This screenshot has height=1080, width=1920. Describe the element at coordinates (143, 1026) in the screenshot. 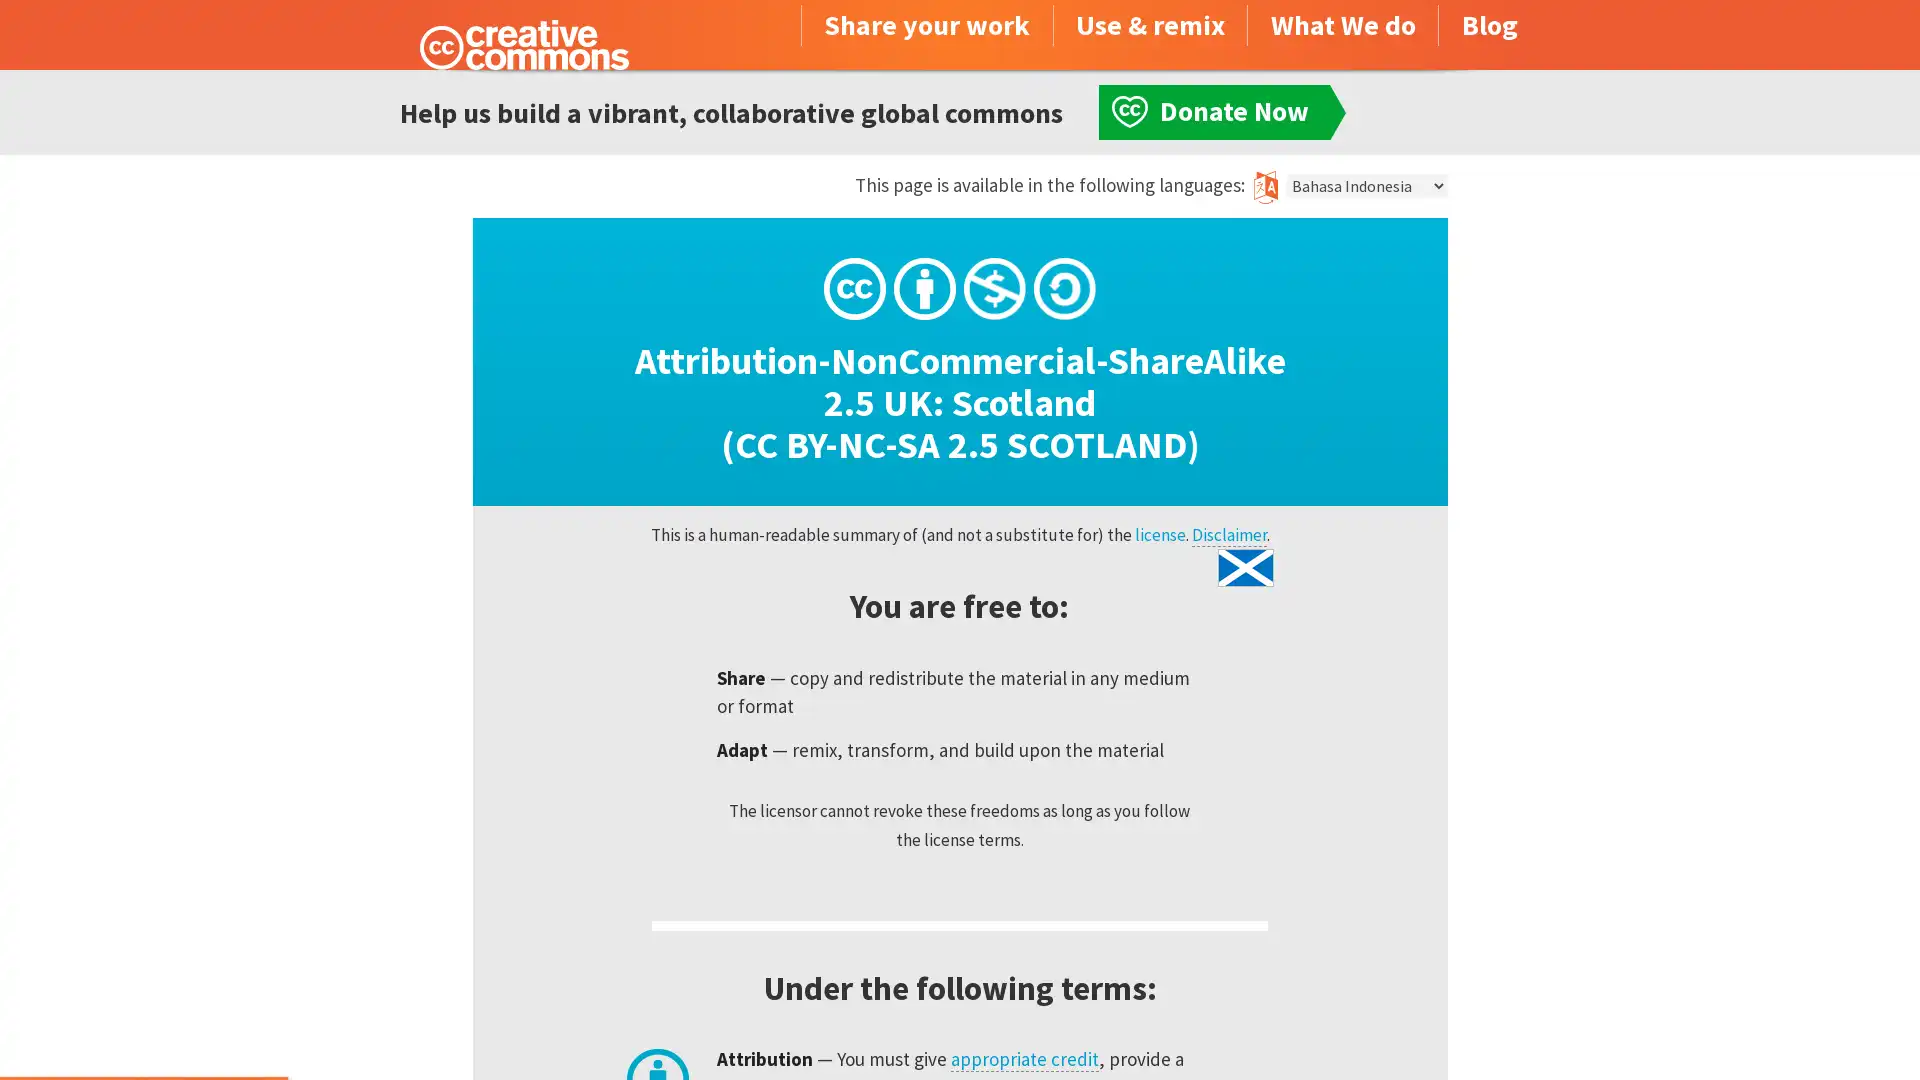

I see `Donate Now` at that location.